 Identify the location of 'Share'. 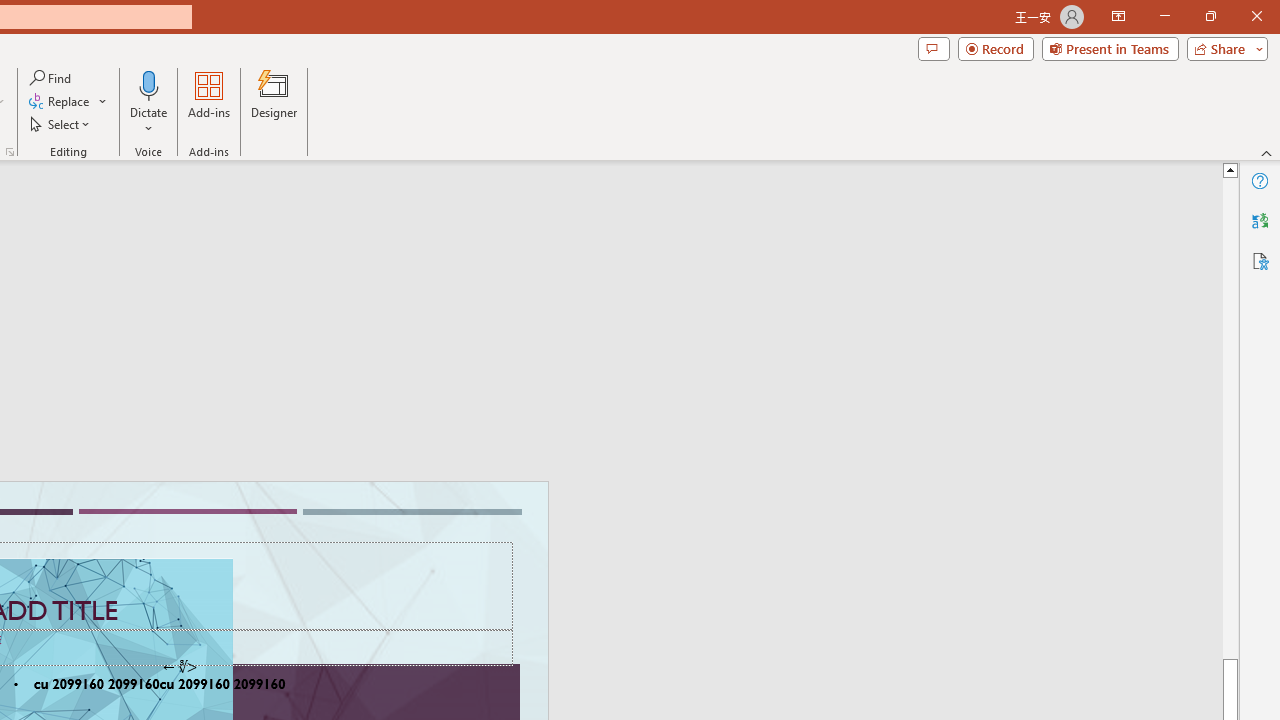
(1222, 47).